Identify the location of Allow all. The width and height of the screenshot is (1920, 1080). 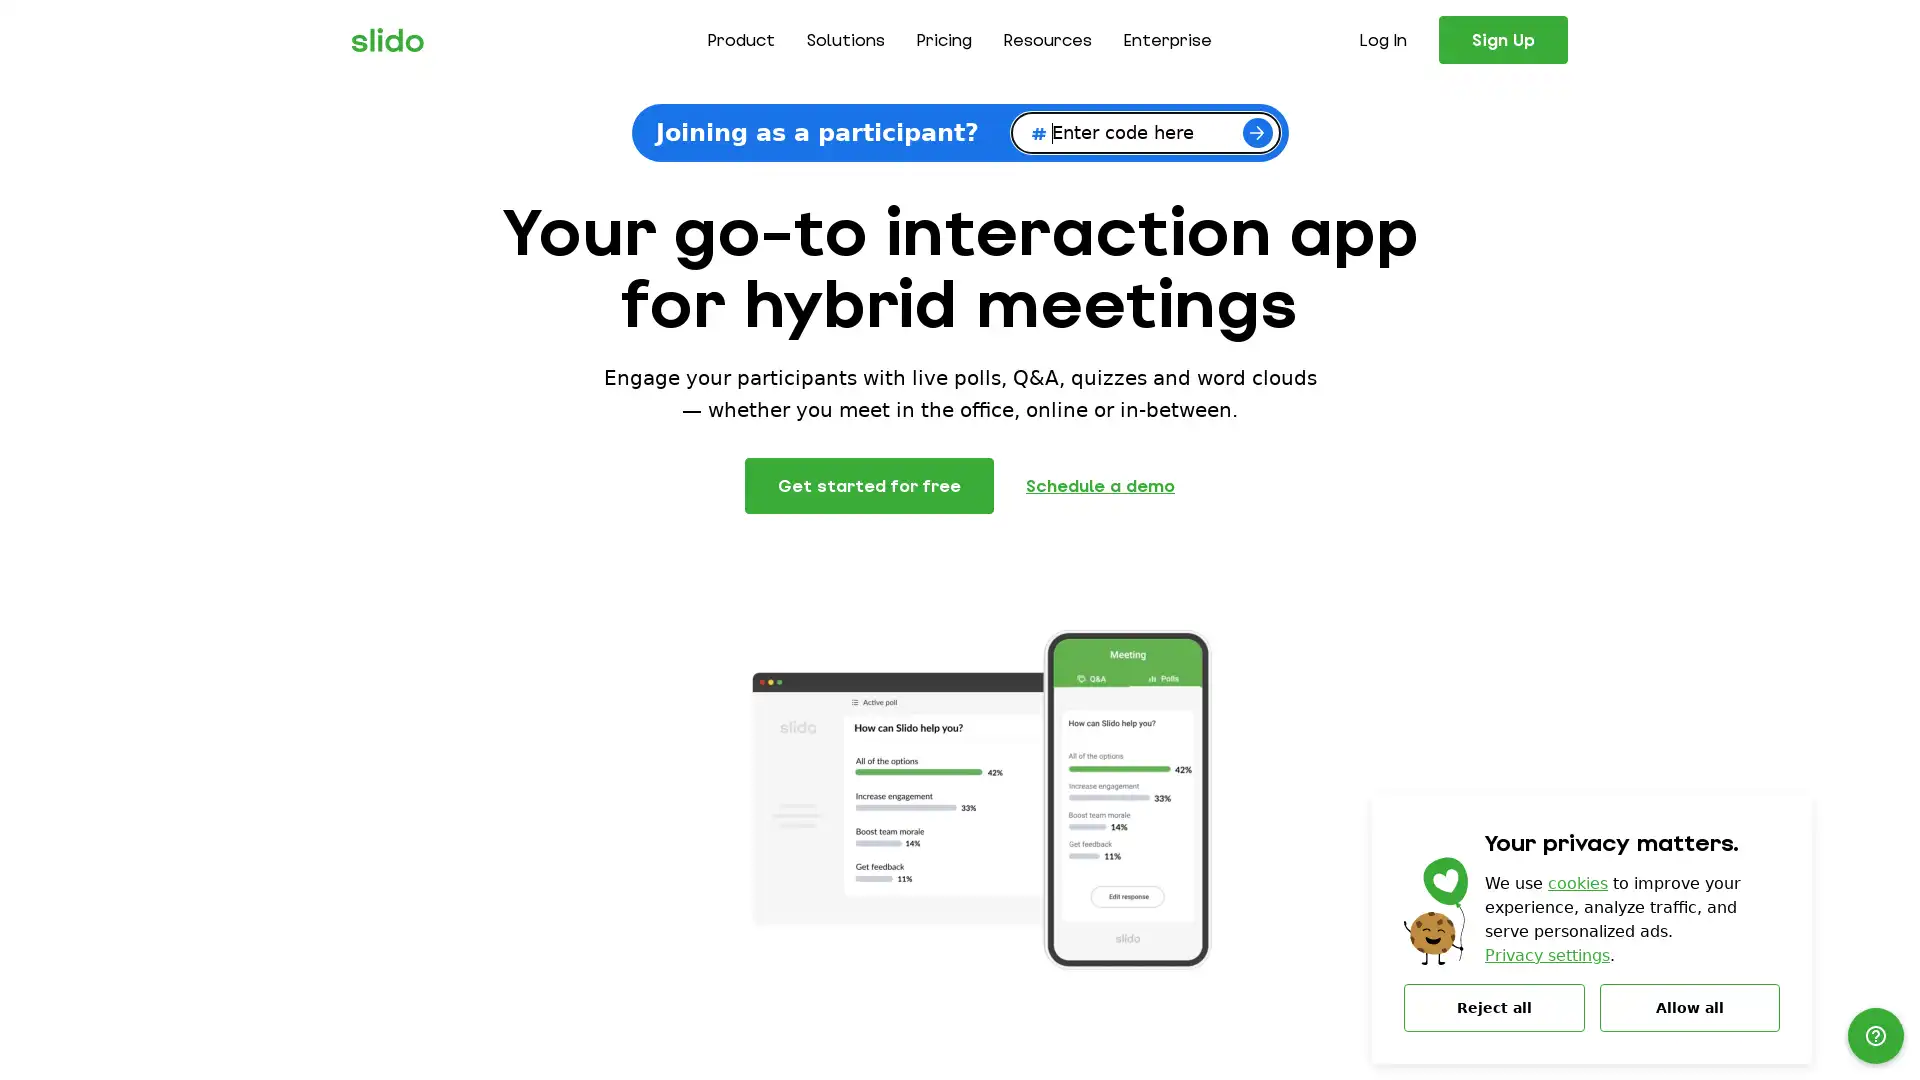
(1688, 1007).